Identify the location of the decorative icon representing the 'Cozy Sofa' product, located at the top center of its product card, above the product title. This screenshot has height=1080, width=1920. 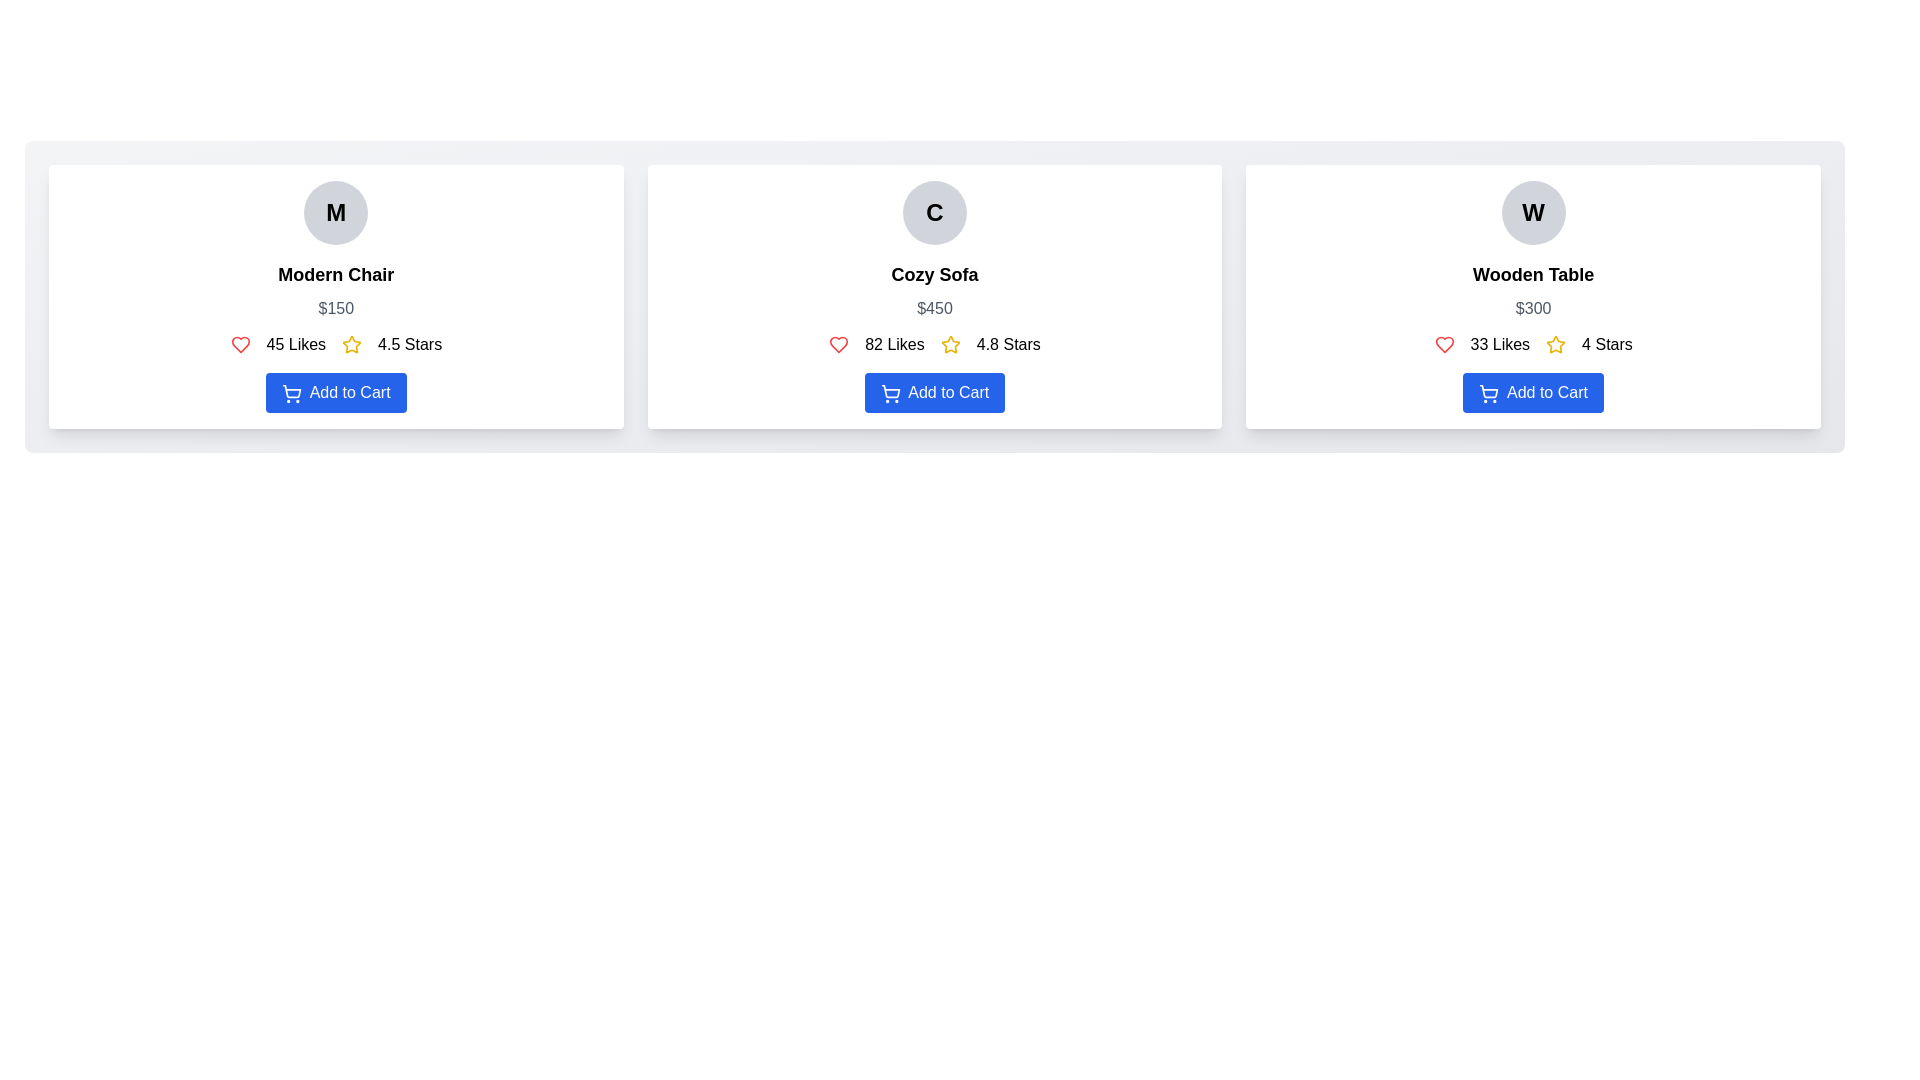
(934, 212).